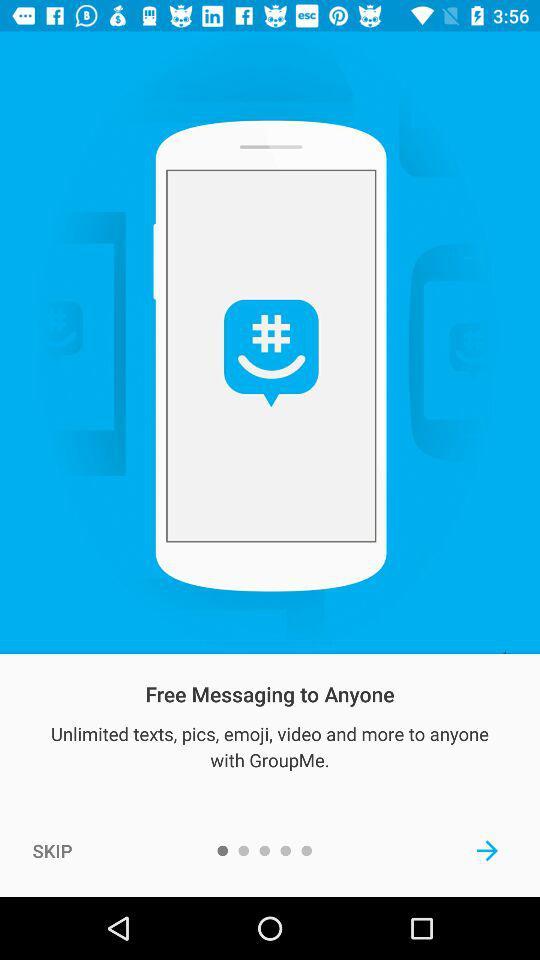 The height and width of the screenshot is (960, 540). Describe the element at coordinates (52, 849) in the screenshot. I see `skip item` at that location.